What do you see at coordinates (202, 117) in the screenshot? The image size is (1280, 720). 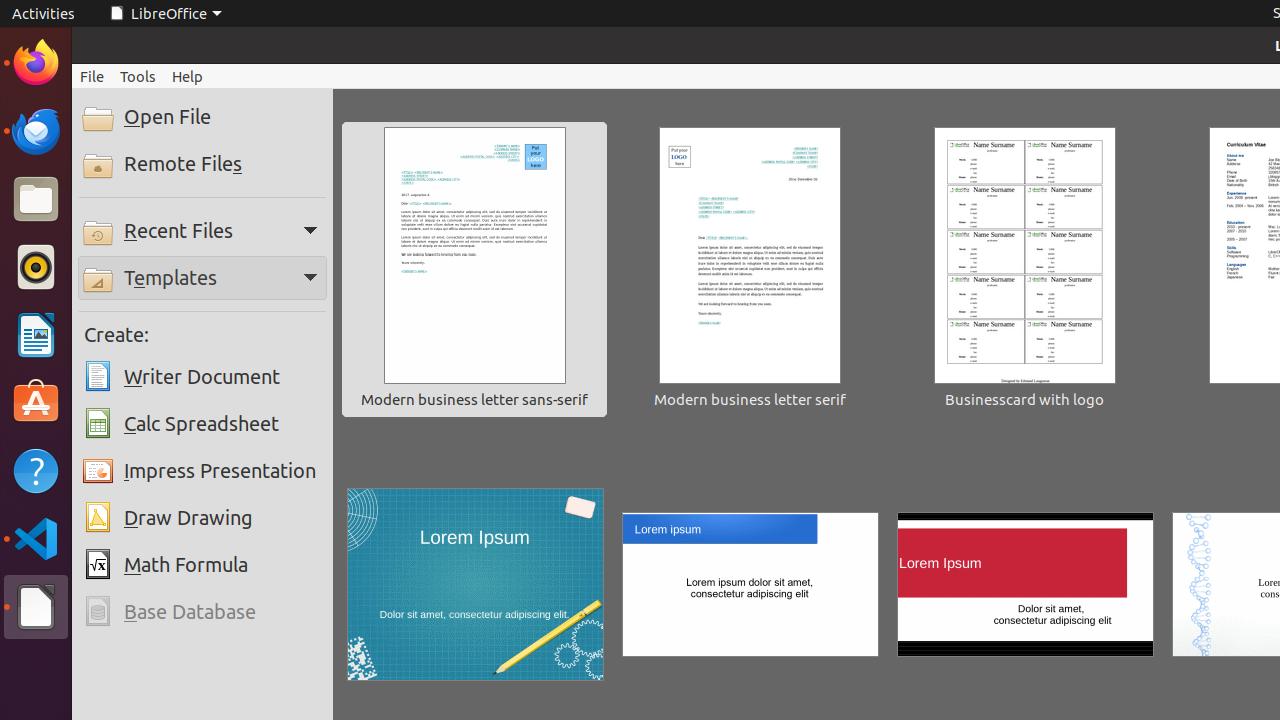 I see `'Open File'` at bounding box center [202, 117].